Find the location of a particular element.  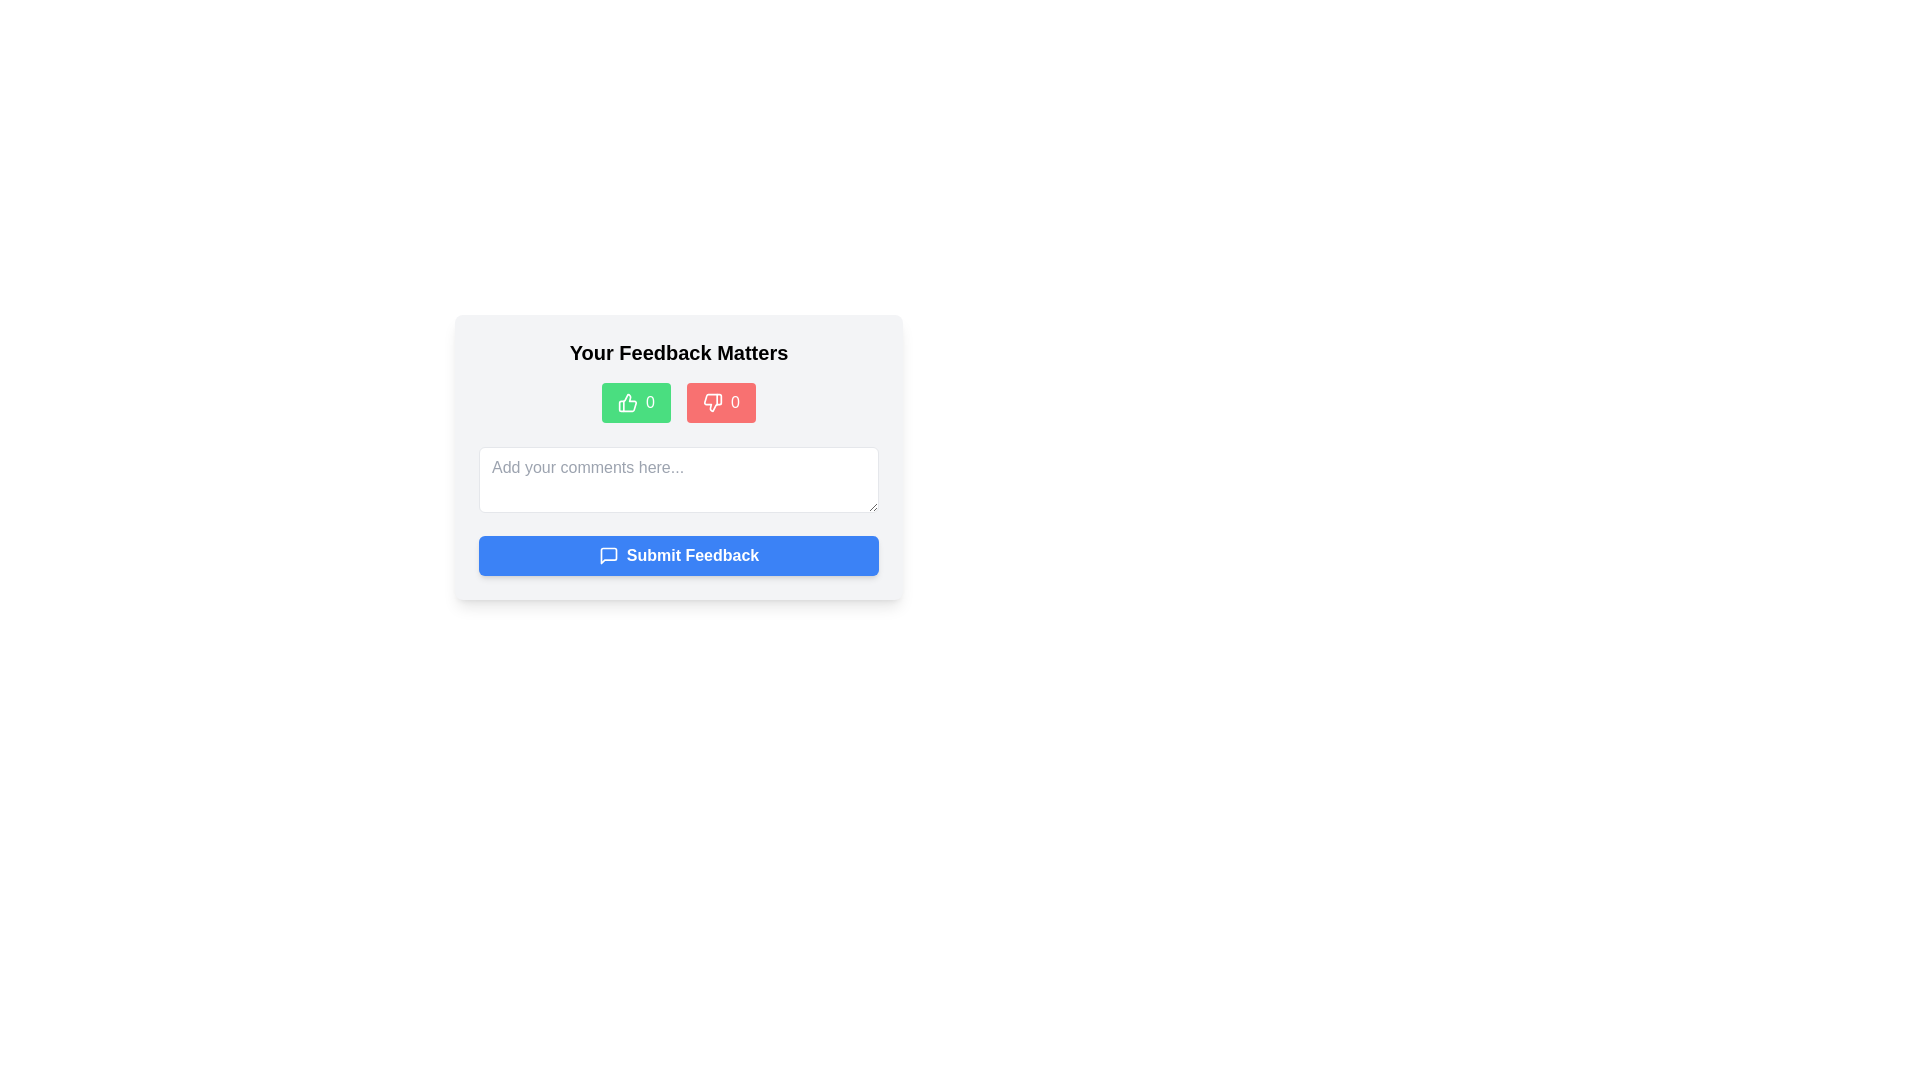

the thumbs-down icon, which is styled with a white stroke on a transparent background and positioned to the right of the thumbs-up icon within the feedback panel is located at coordinates (713, 402).